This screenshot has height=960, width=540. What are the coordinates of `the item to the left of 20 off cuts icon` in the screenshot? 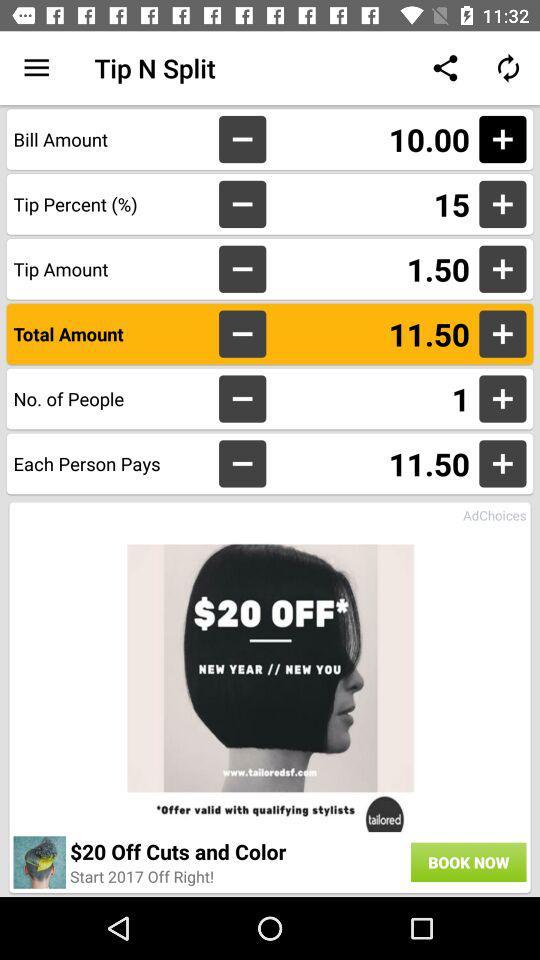 It's located at (39, 861).